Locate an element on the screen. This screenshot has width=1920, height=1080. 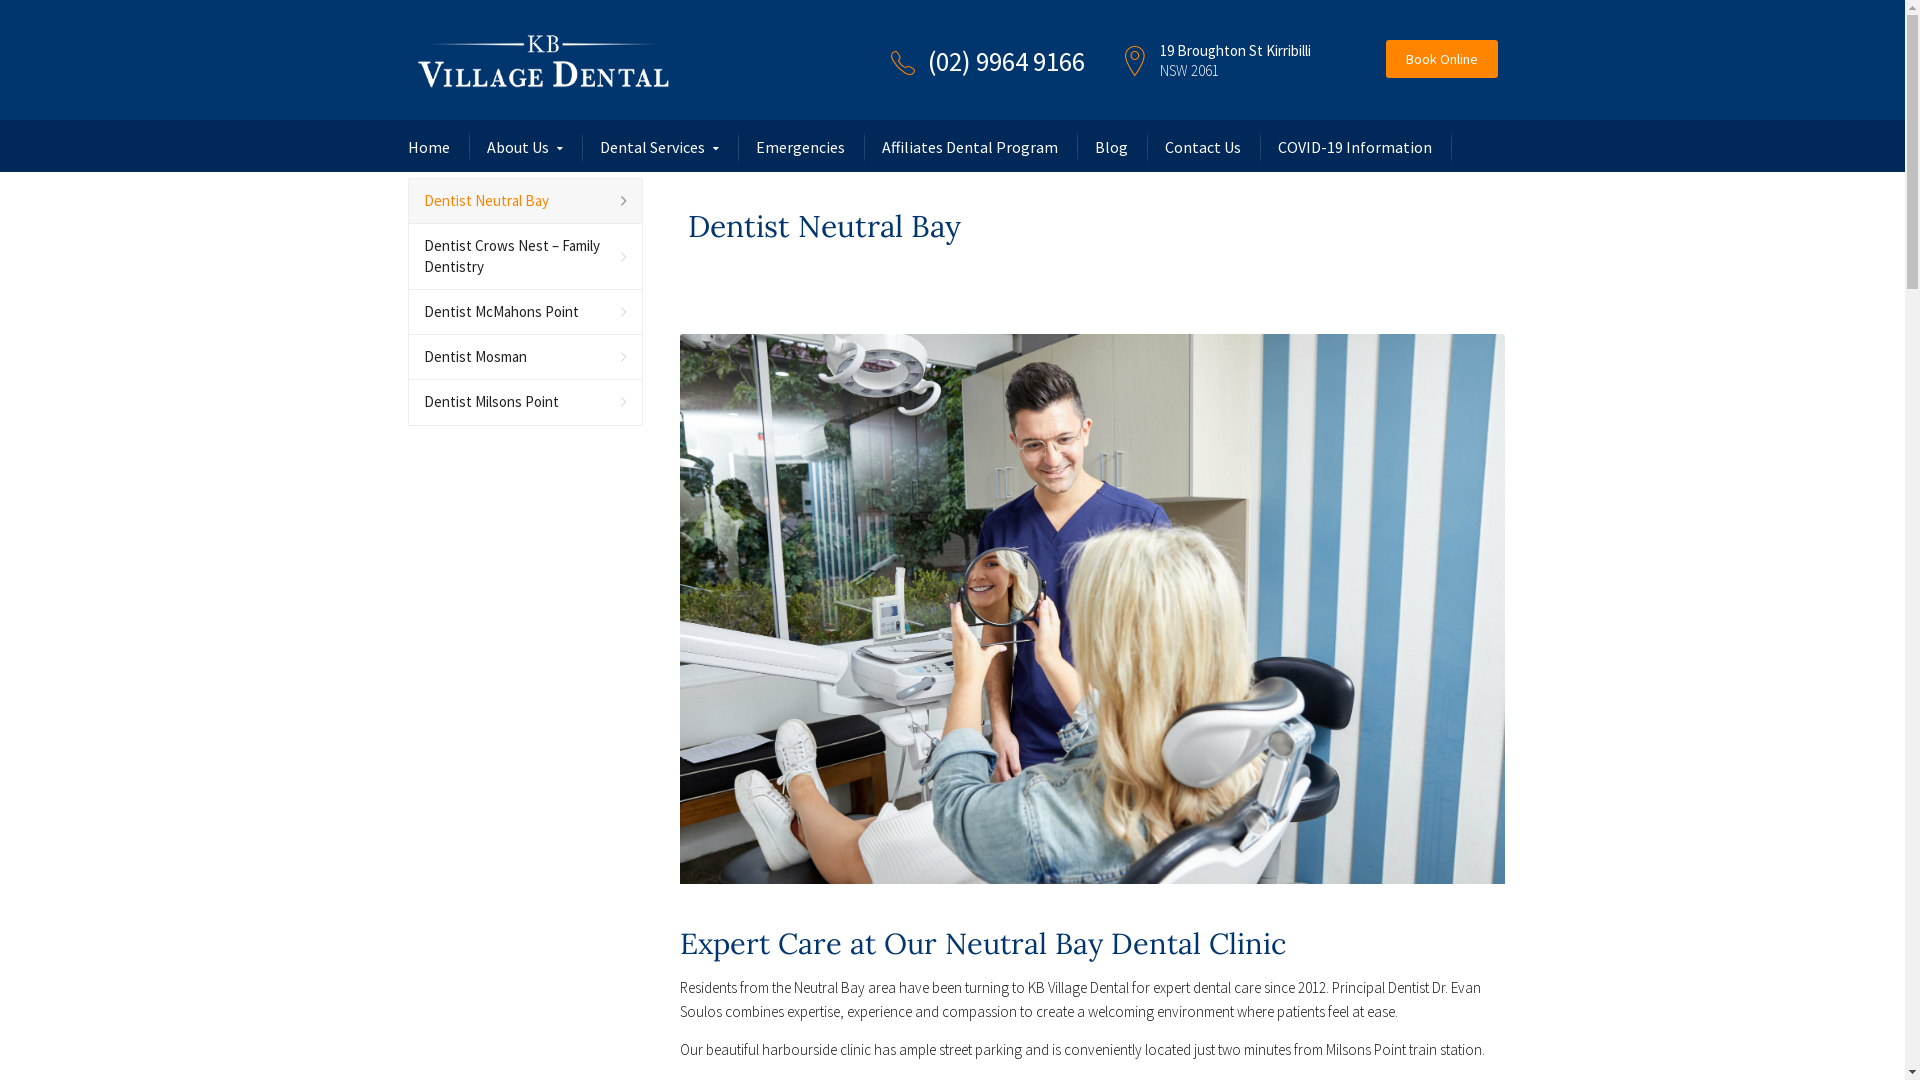
'About Us' is located at coordinates (485, 146).